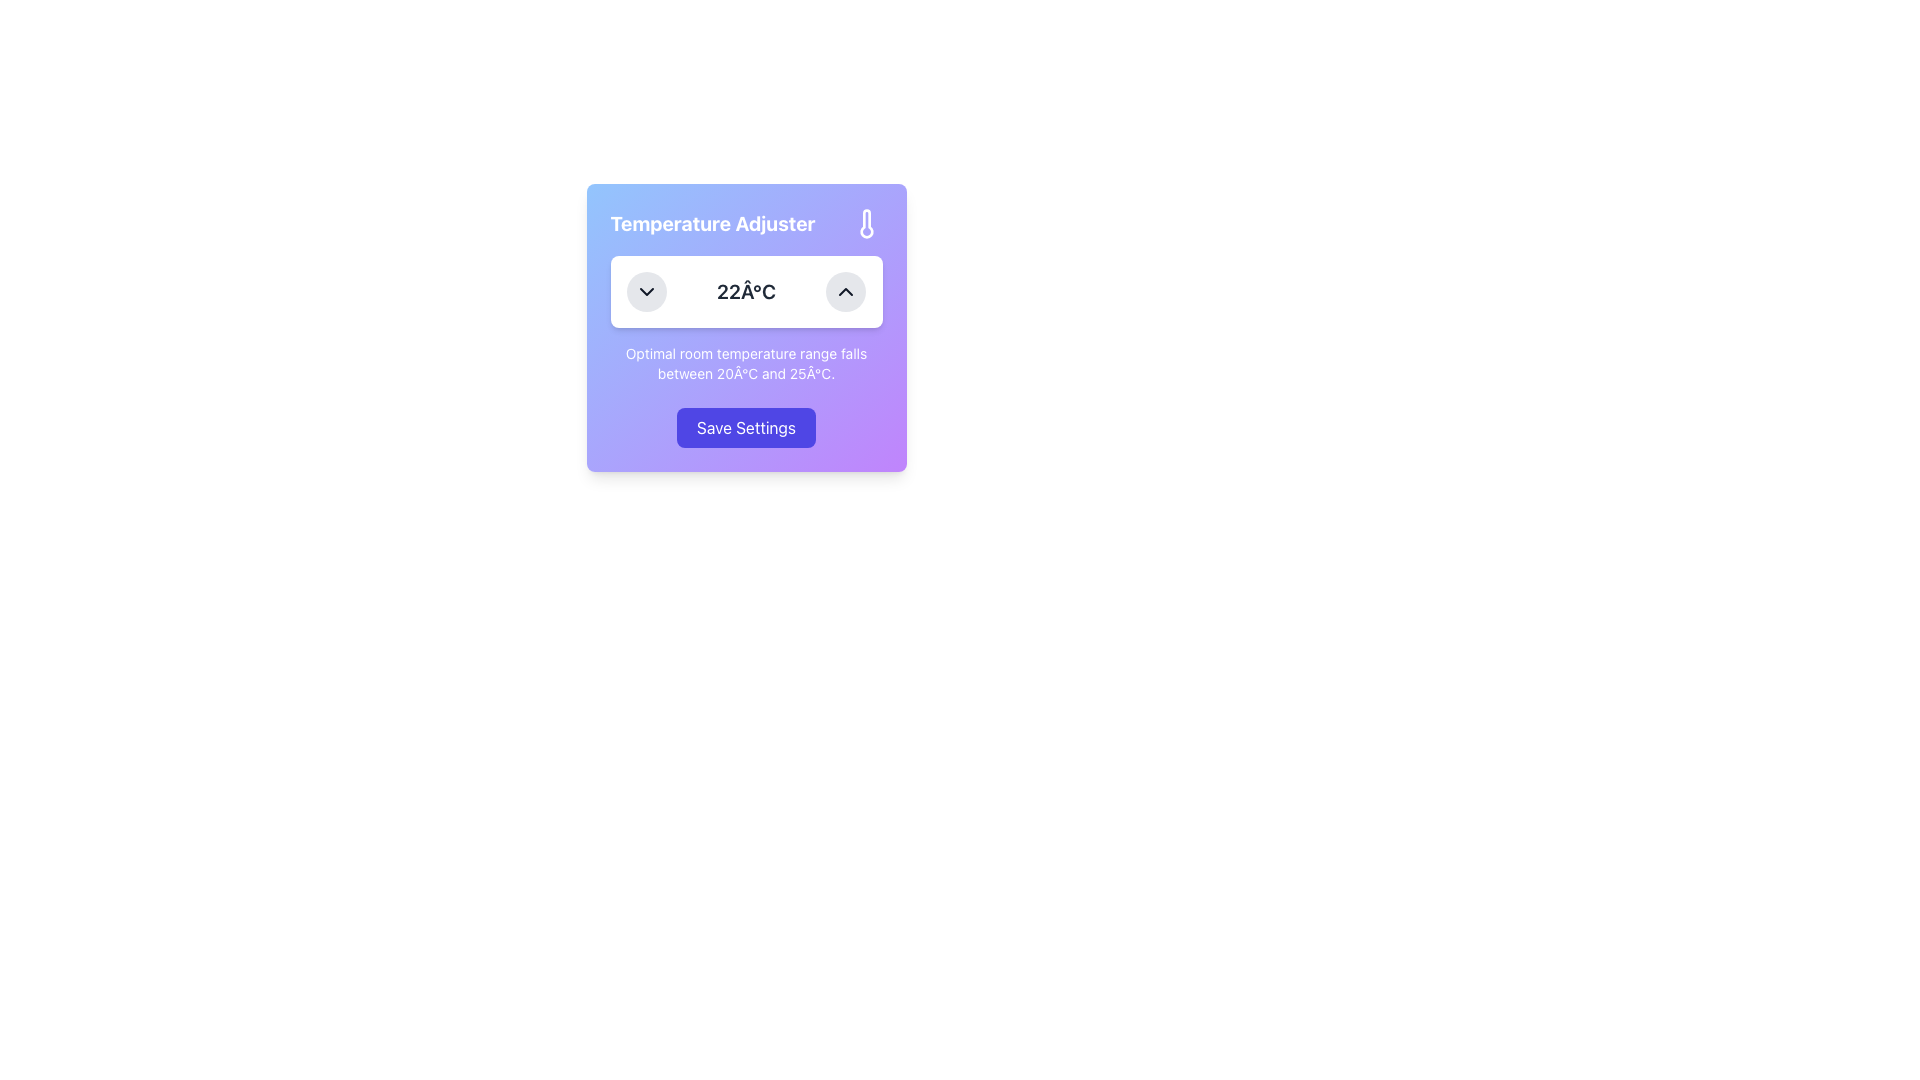  Describe the element at coordinates (846, 292) in the screenshot. I see `the increment button located inside a circular button on the right side of the temperature control interface to increase the shown temperature value` at that location.